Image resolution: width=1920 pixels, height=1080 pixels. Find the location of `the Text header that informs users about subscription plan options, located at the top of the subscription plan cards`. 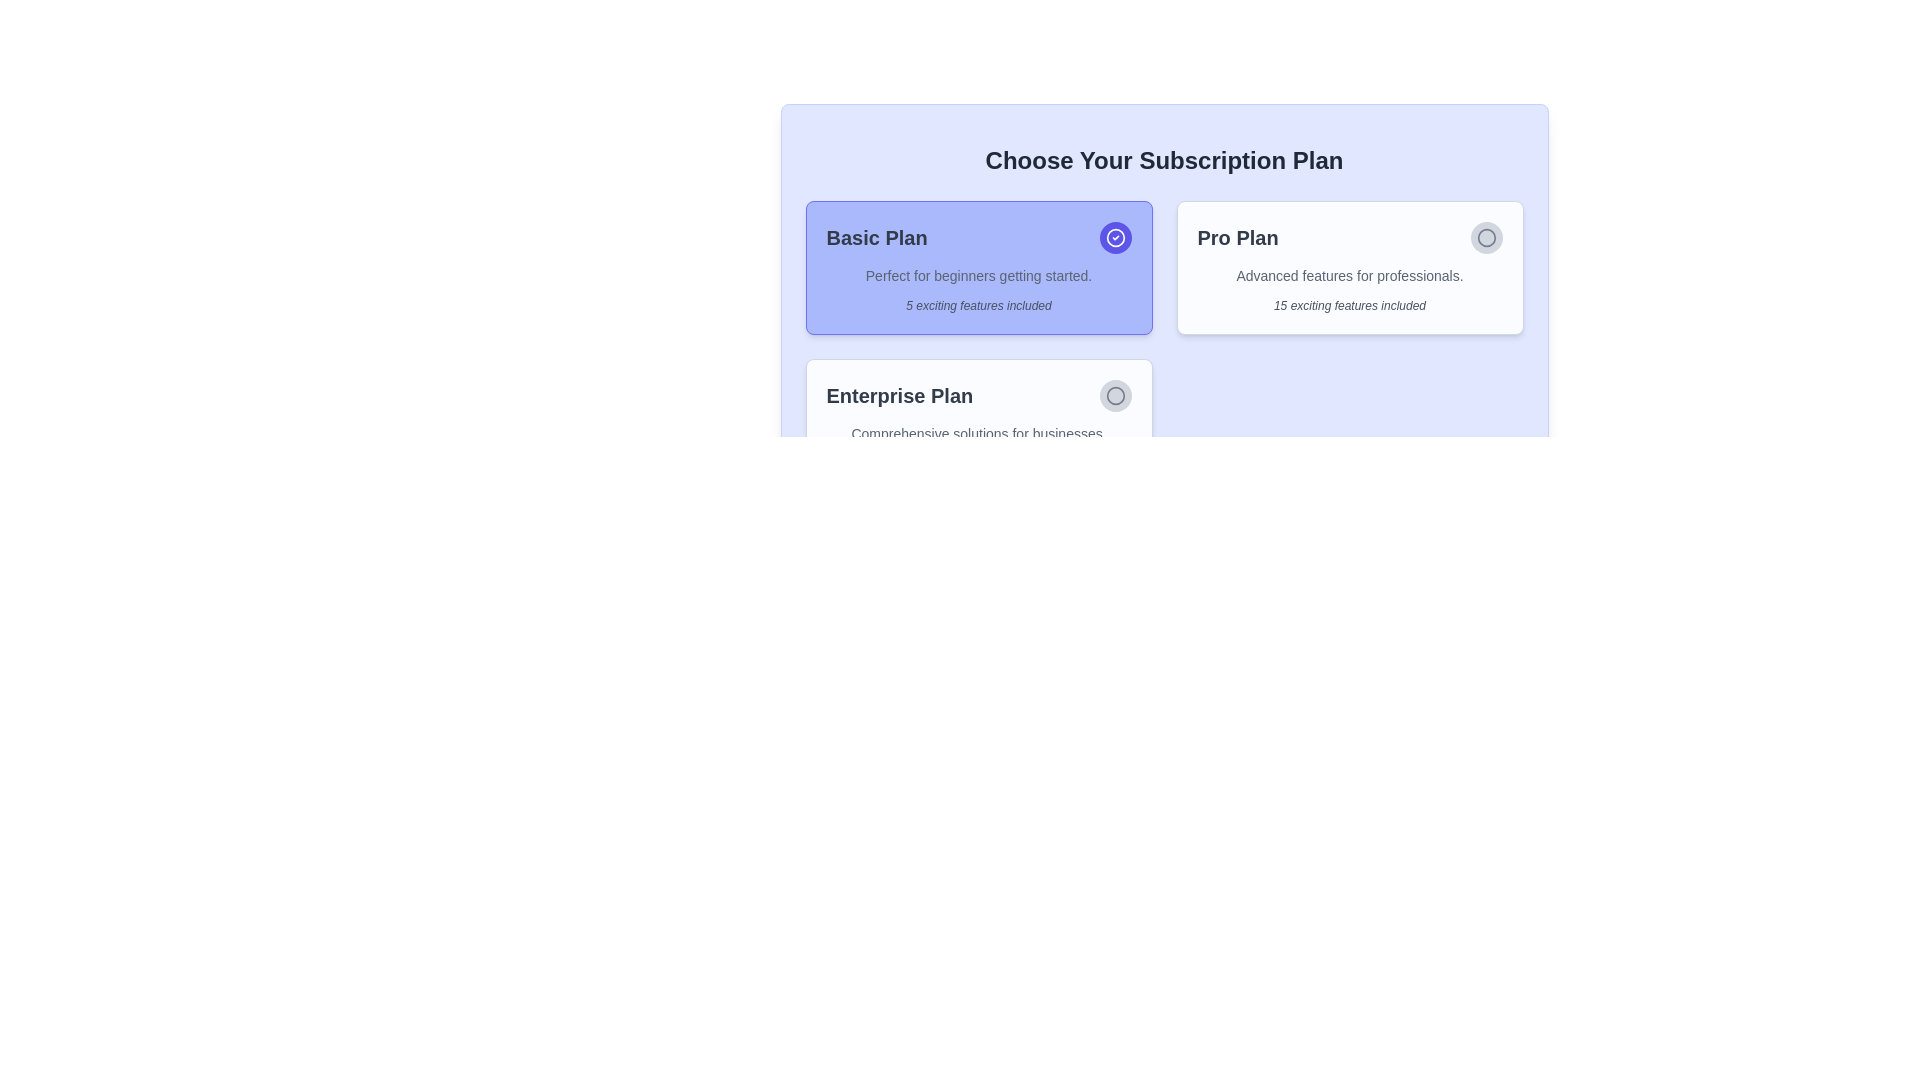

the Text header that informs users about subscription plan options, located at the top of the subscription plan cards is located at coordinates (1164, 160).